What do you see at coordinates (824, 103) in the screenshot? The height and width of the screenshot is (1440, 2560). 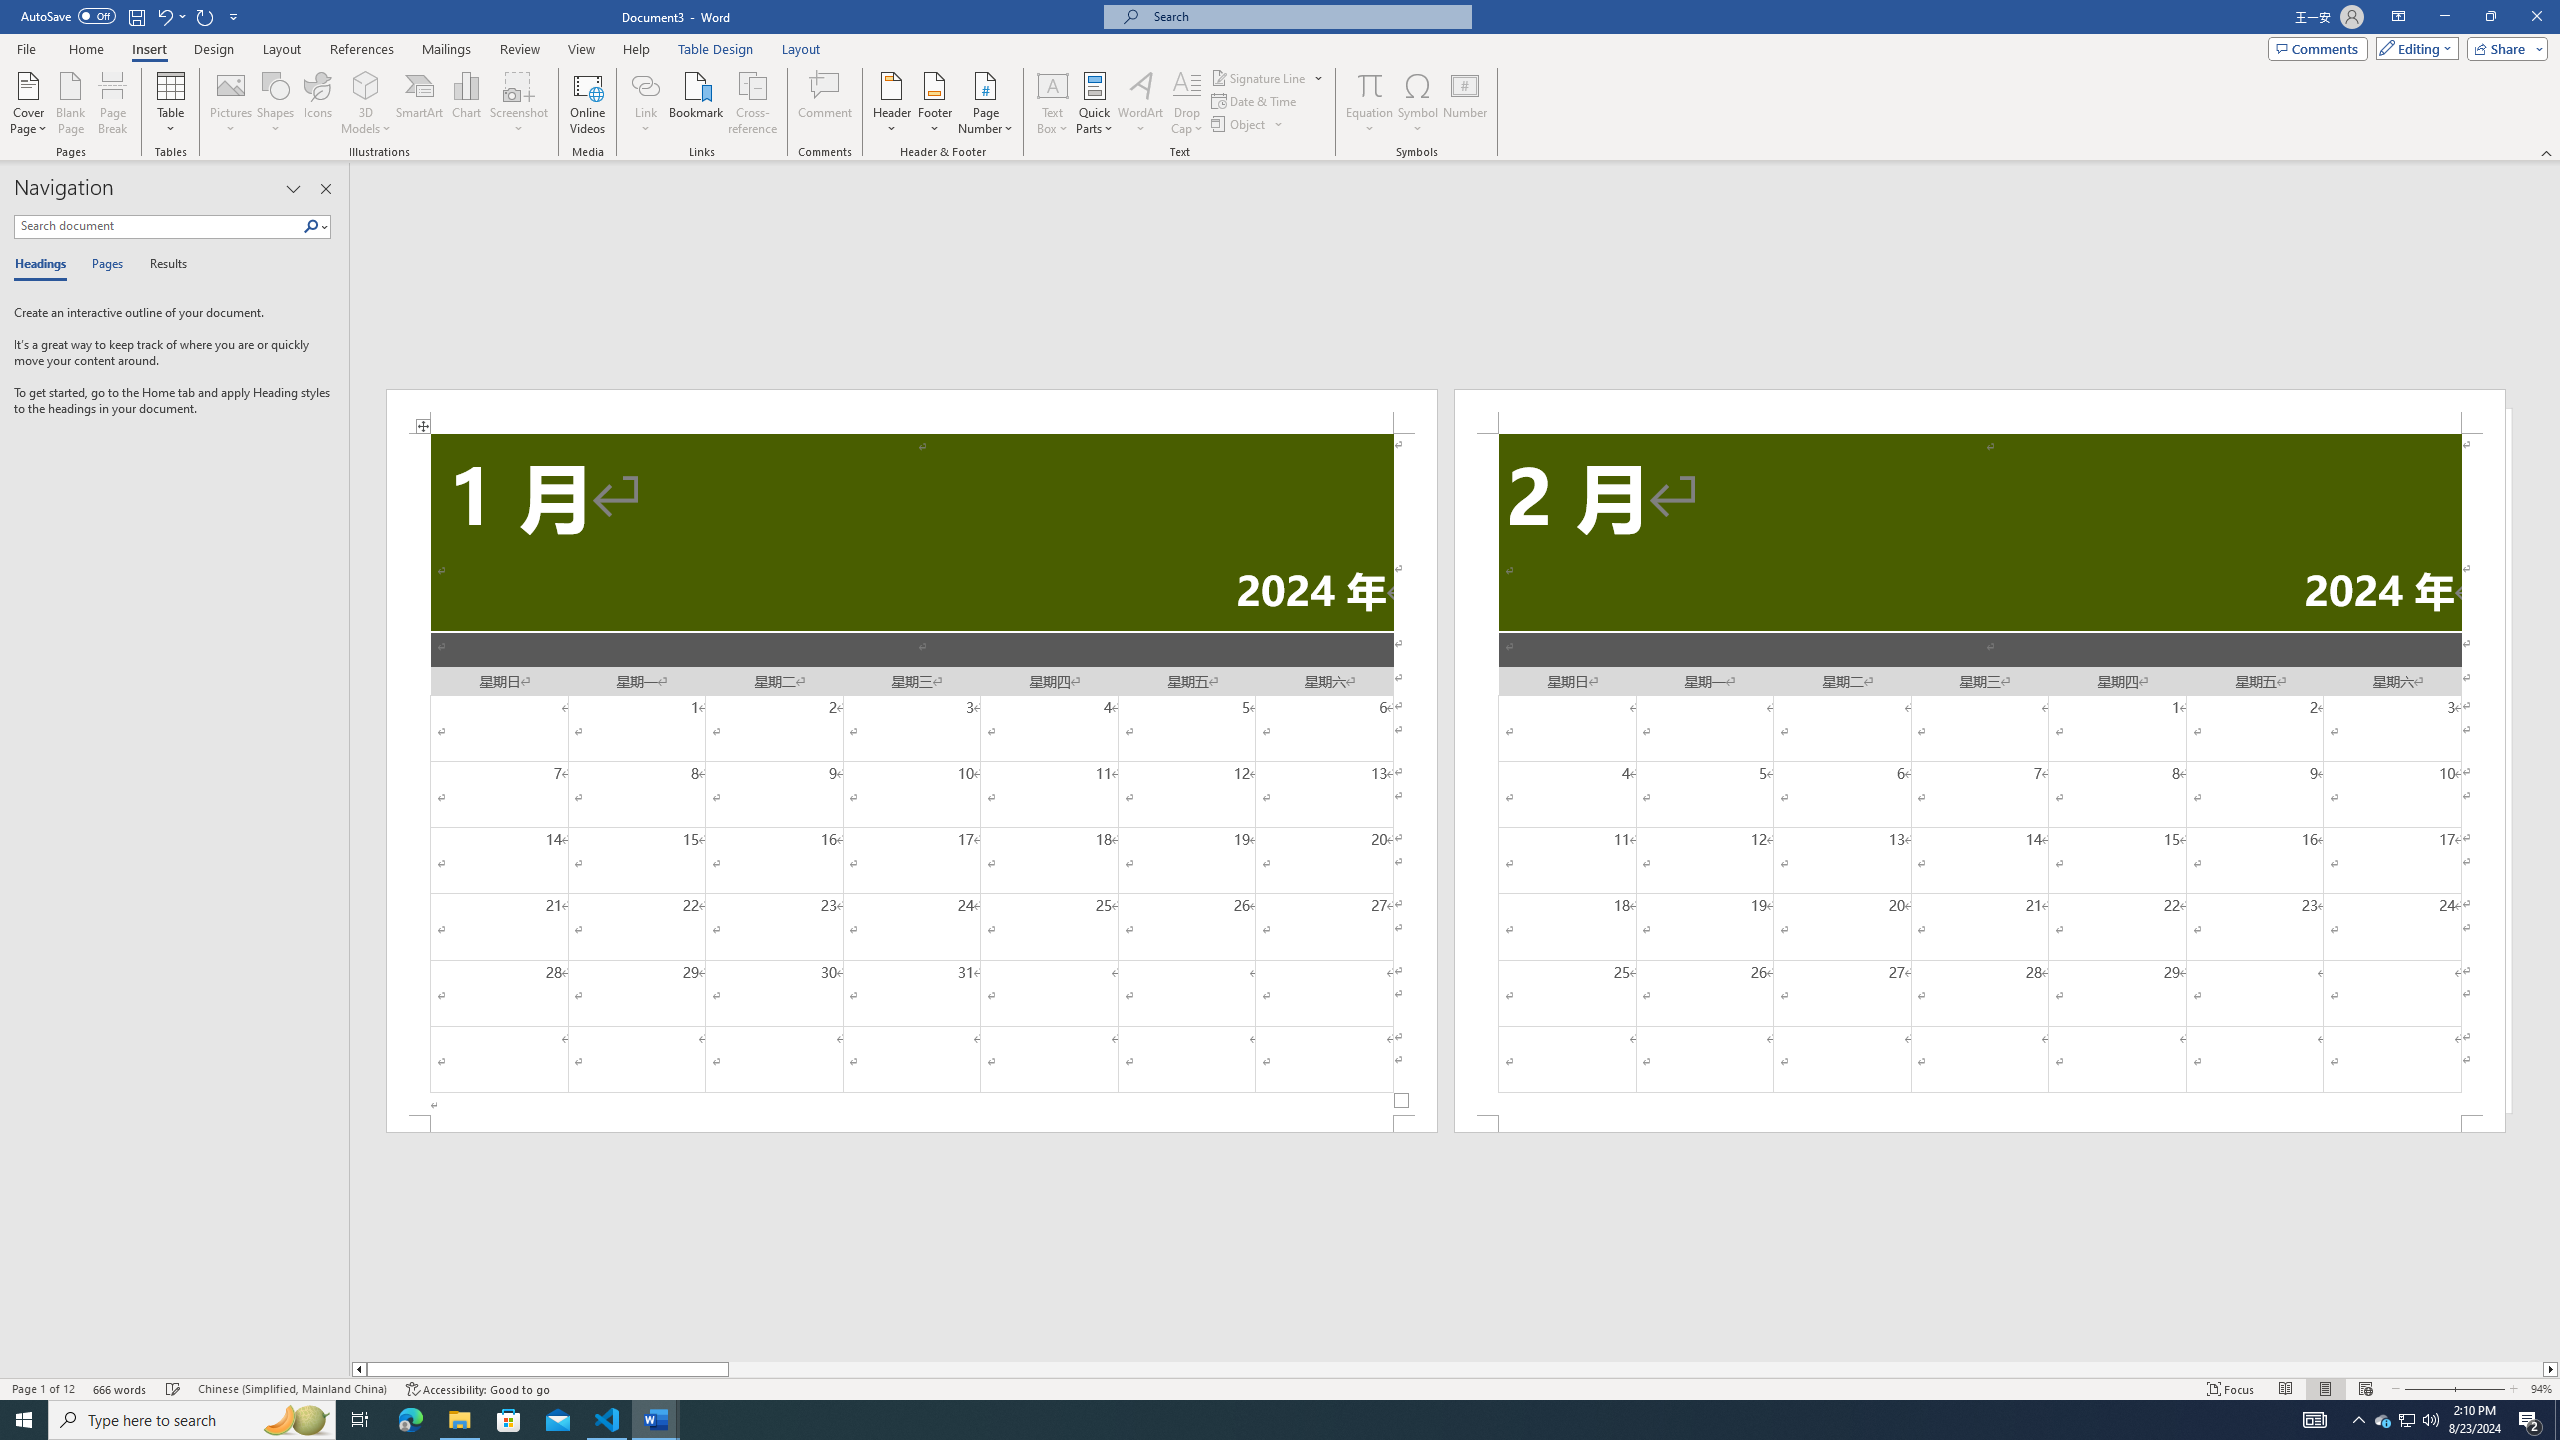 I see `'Comment'` at bounding box center [824, 103].